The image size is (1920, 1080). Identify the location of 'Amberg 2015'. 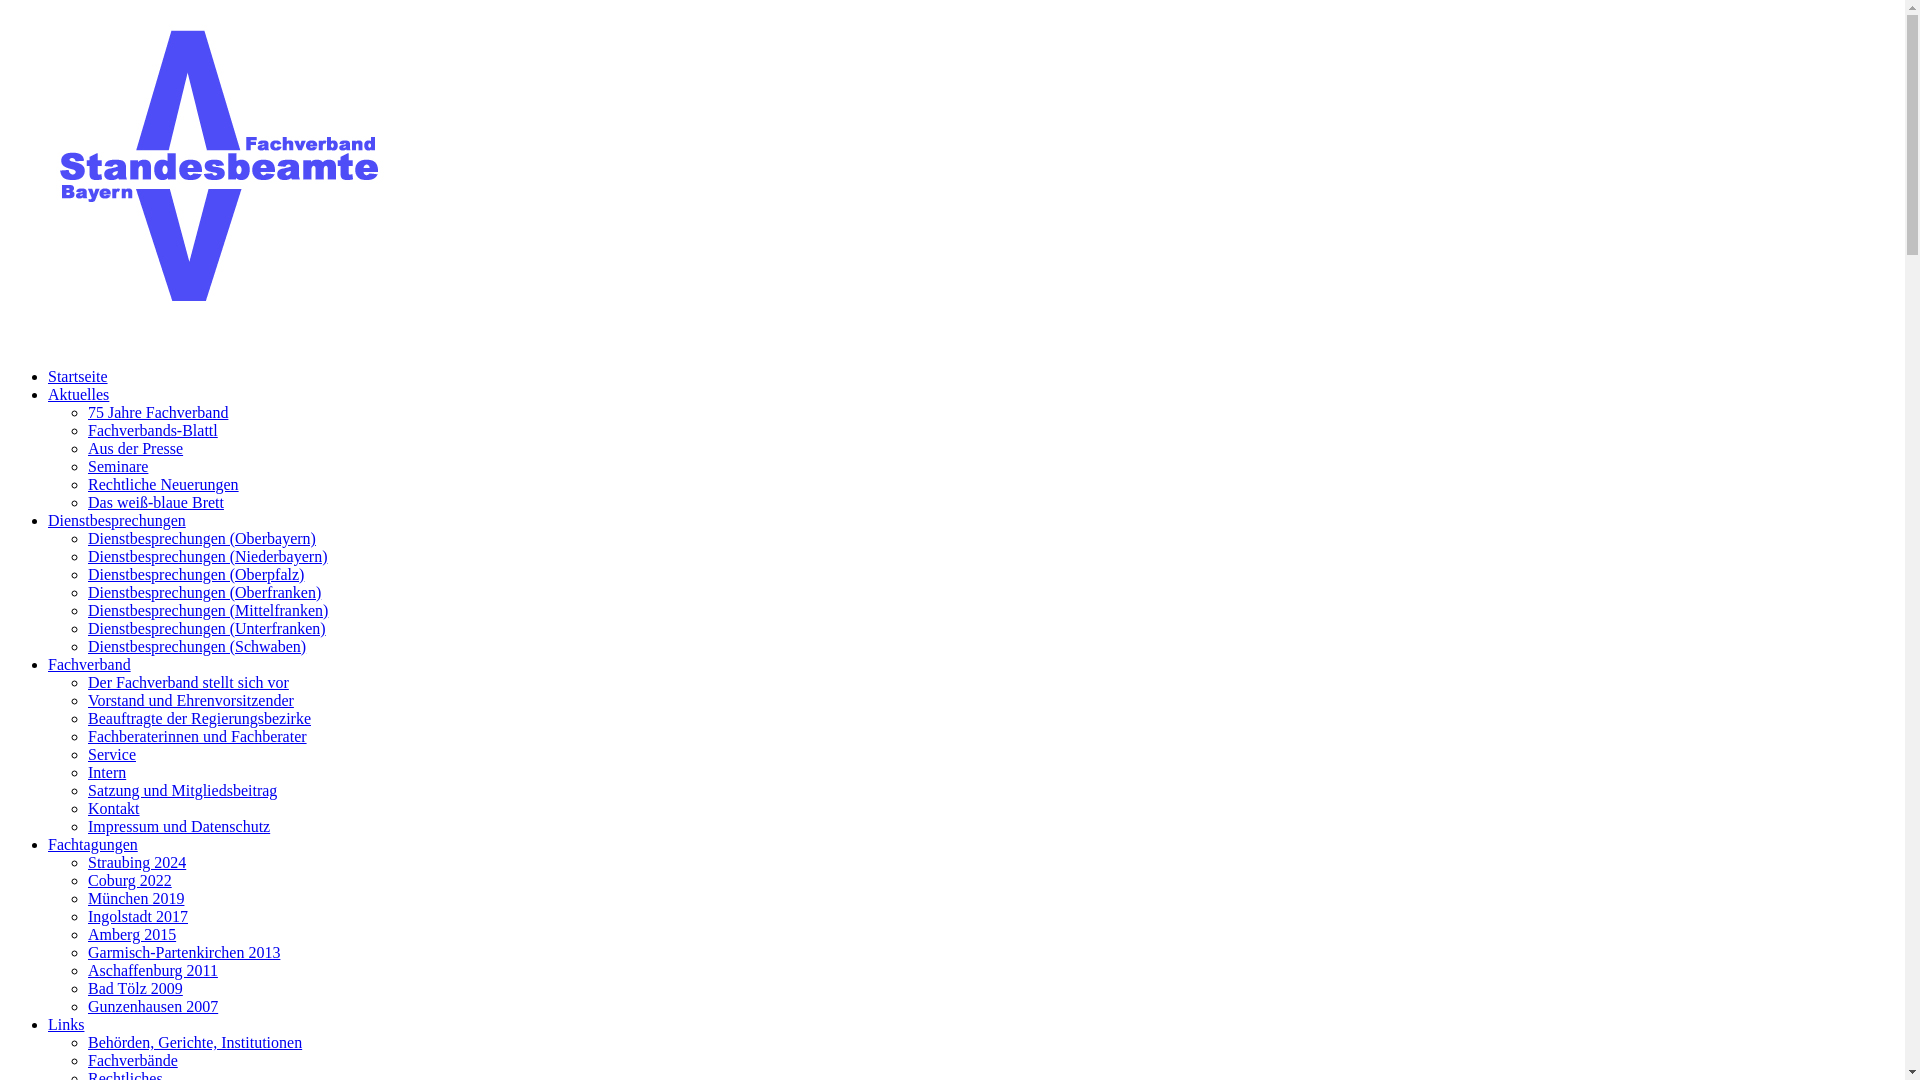
(130, 934).